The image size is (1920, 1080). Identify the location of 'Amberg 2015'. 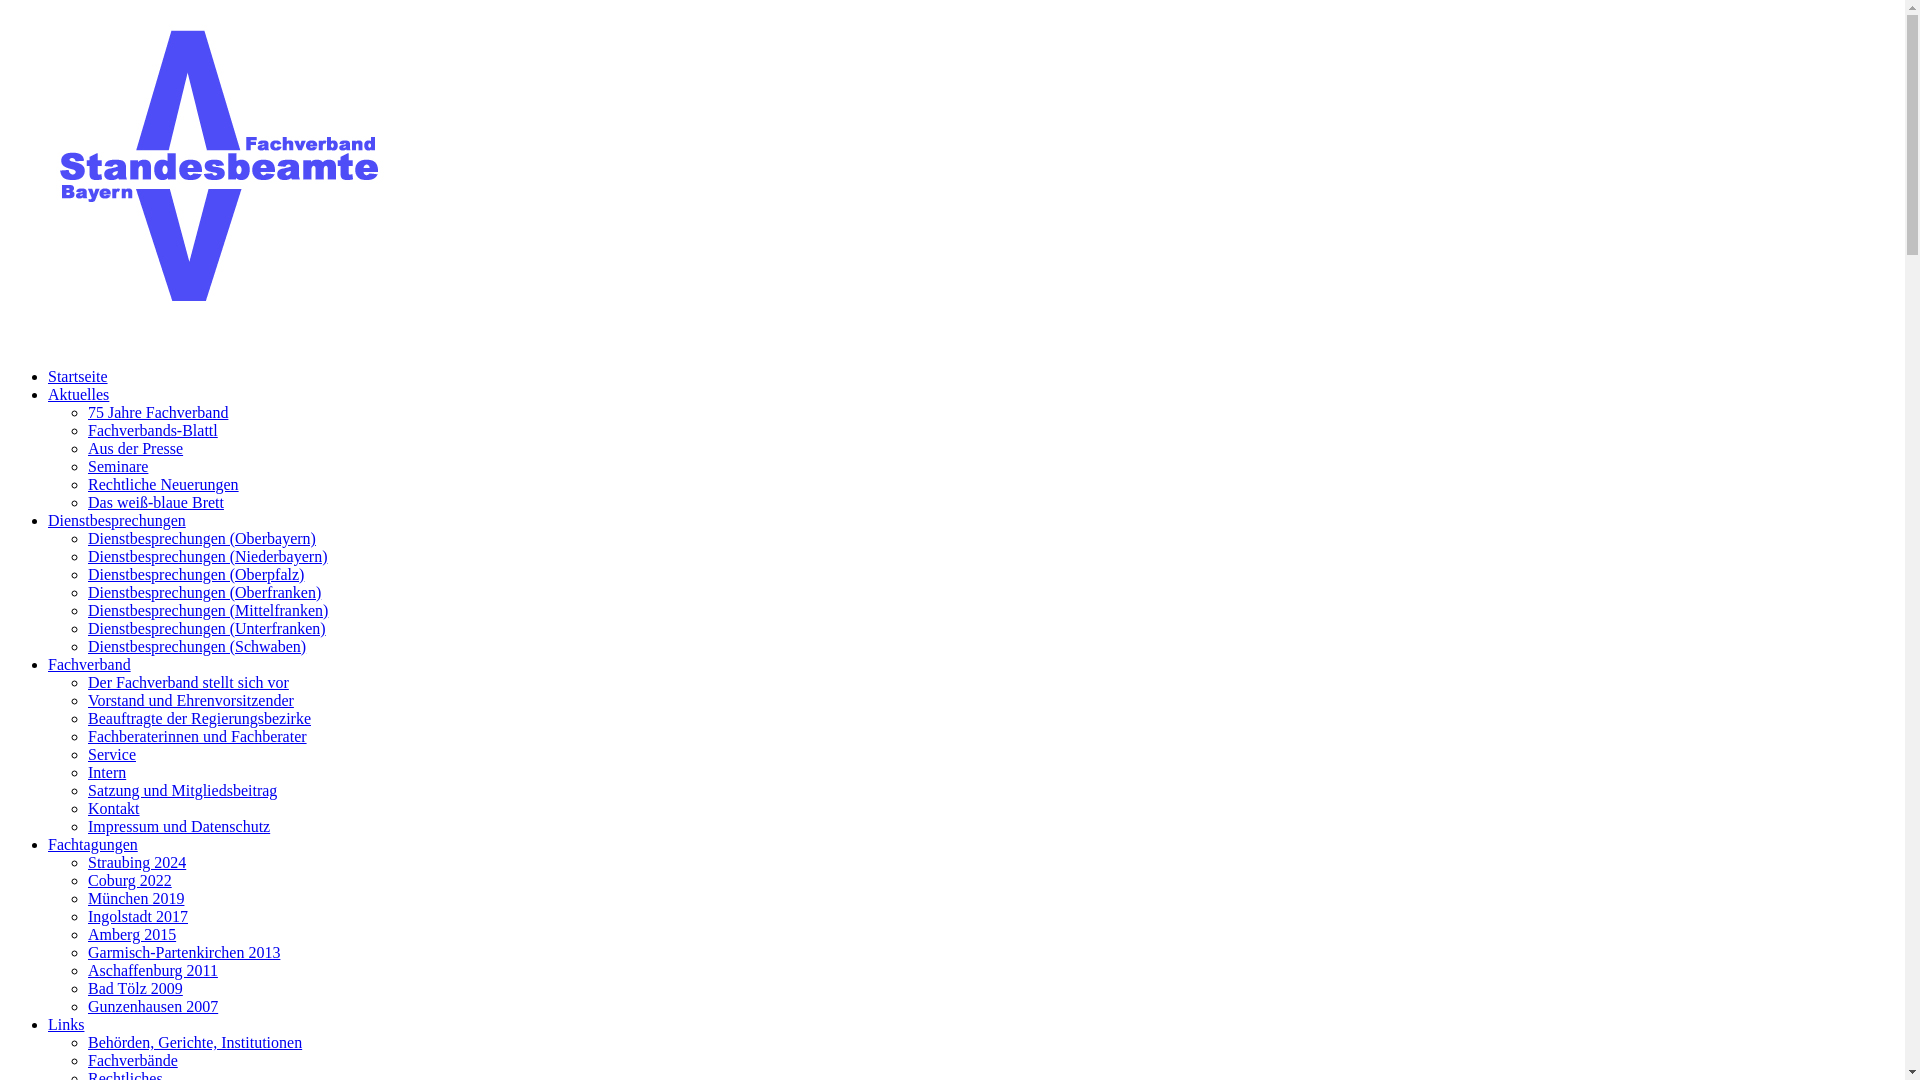
(130, 934).